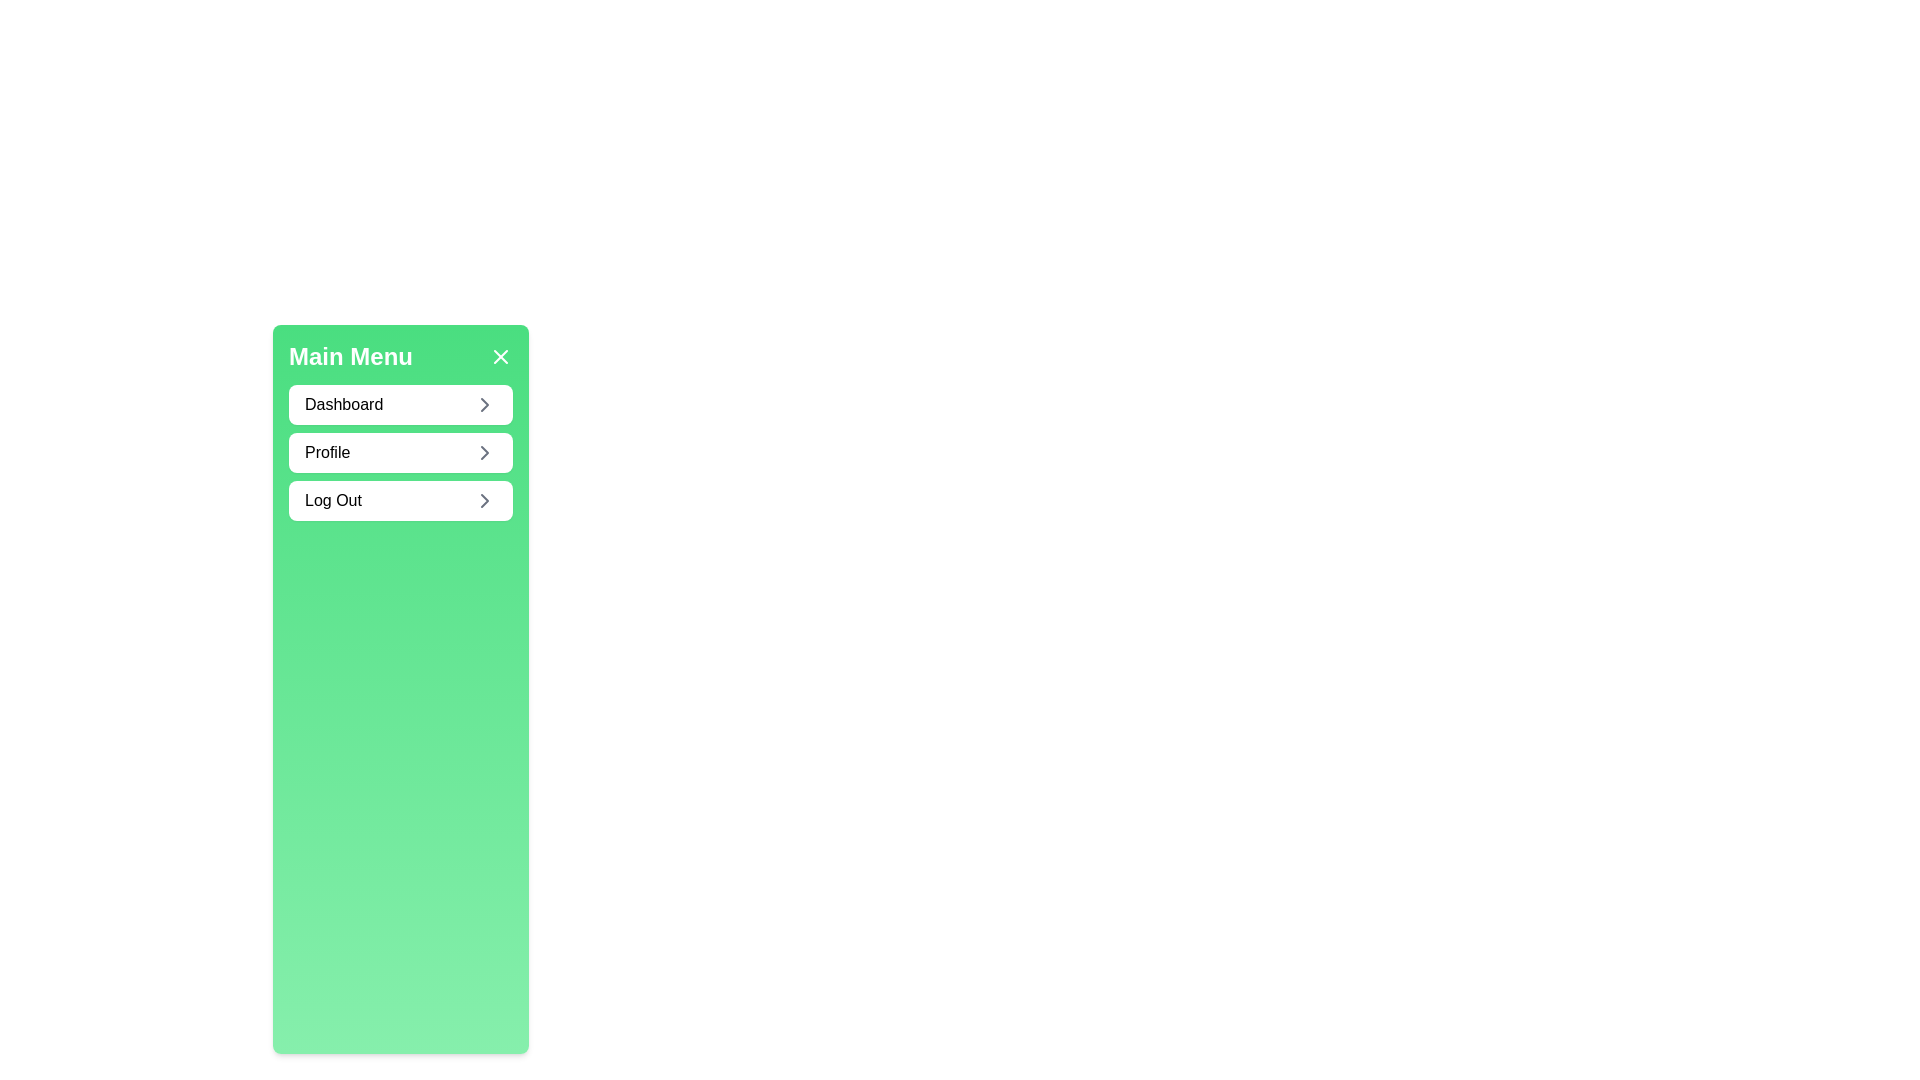 The image size is (1920, 1080). Describe the element at coordinates (500, 356) in the screenshot. I see `the close button to toggle the menu visibility` at that location.